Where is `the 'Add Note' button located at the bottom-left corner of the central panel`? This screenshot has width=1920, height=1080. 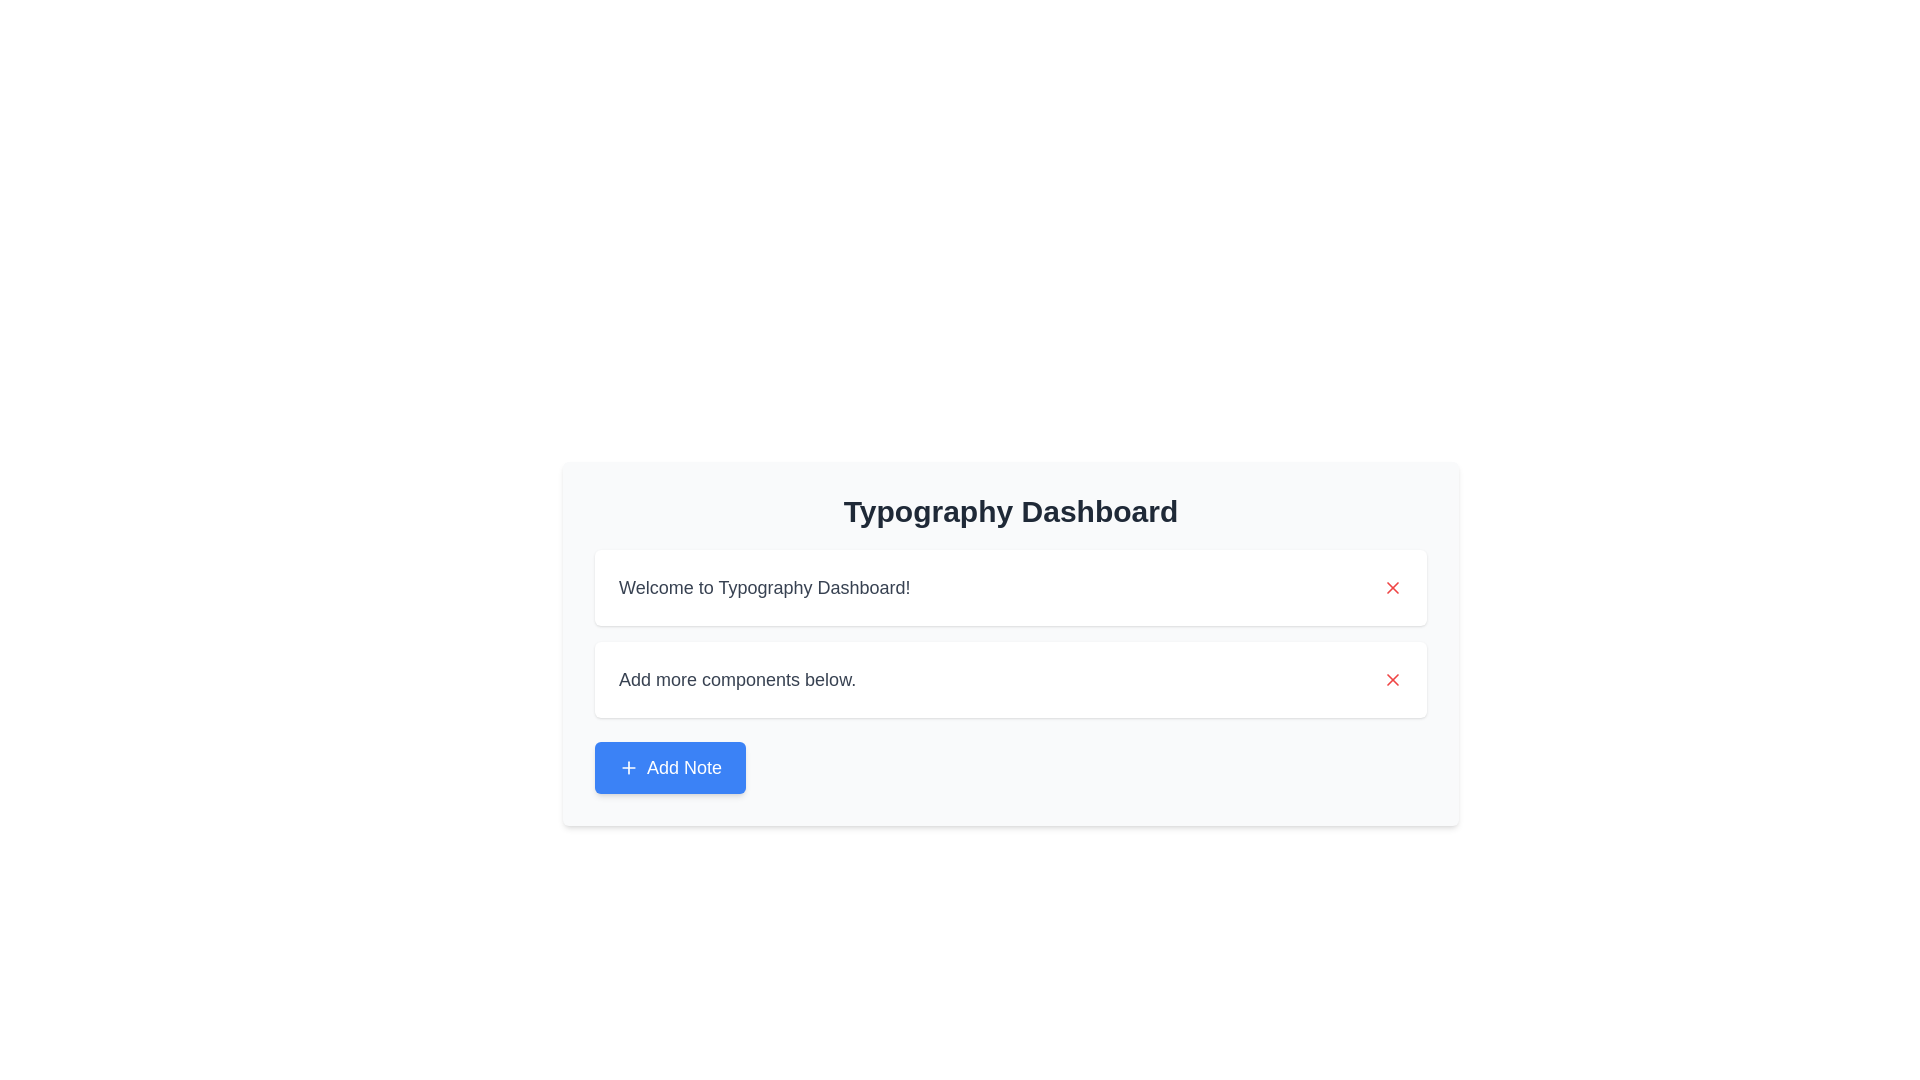 the 'Add Note' button located at the bottom-left corner of the central panel is located at coordinates (684, 766).